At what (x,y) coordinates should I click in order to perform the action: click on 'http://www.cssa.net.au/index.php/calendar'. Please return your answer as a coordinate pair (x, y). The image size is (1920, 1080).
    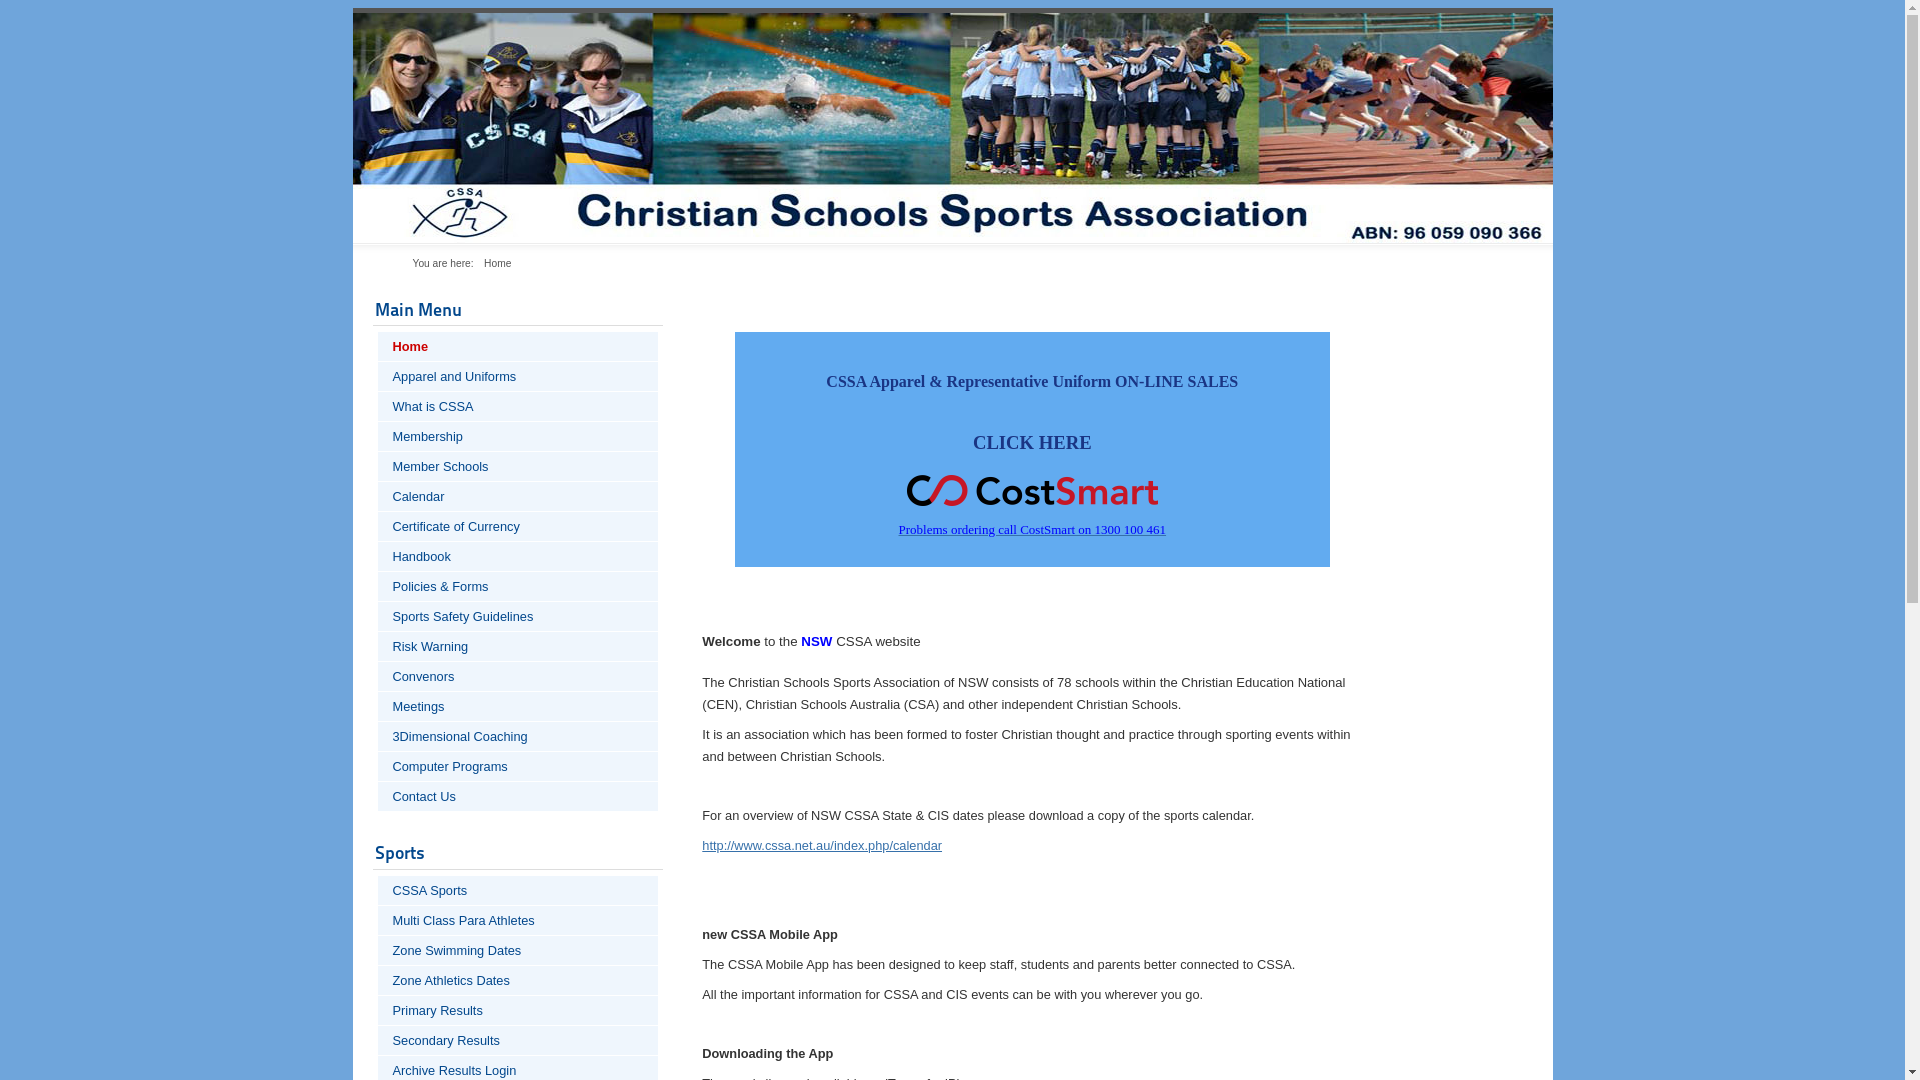
    Looking at the image, I should click on (821, 845).